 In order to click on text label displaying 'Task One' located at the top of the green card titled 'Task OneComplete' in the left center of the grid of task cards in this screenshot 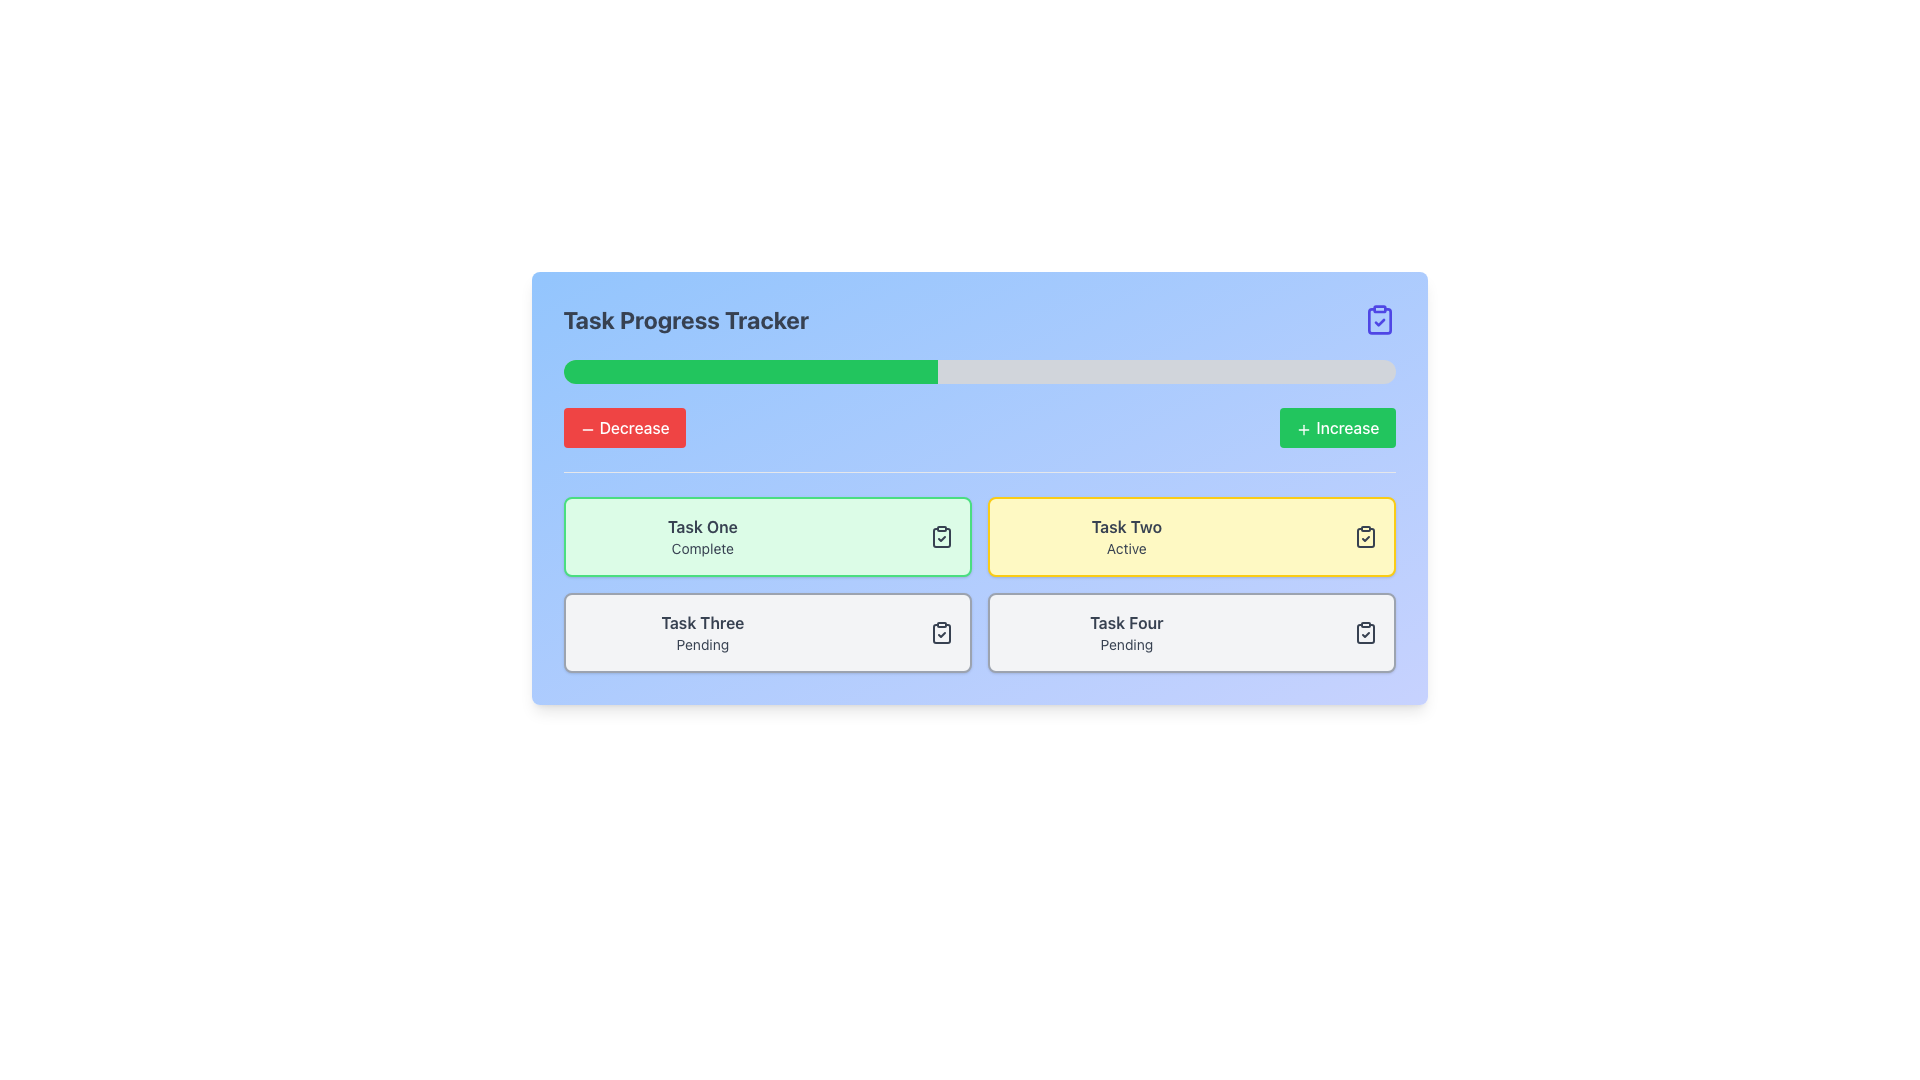, I will do `click(702, 526)`.